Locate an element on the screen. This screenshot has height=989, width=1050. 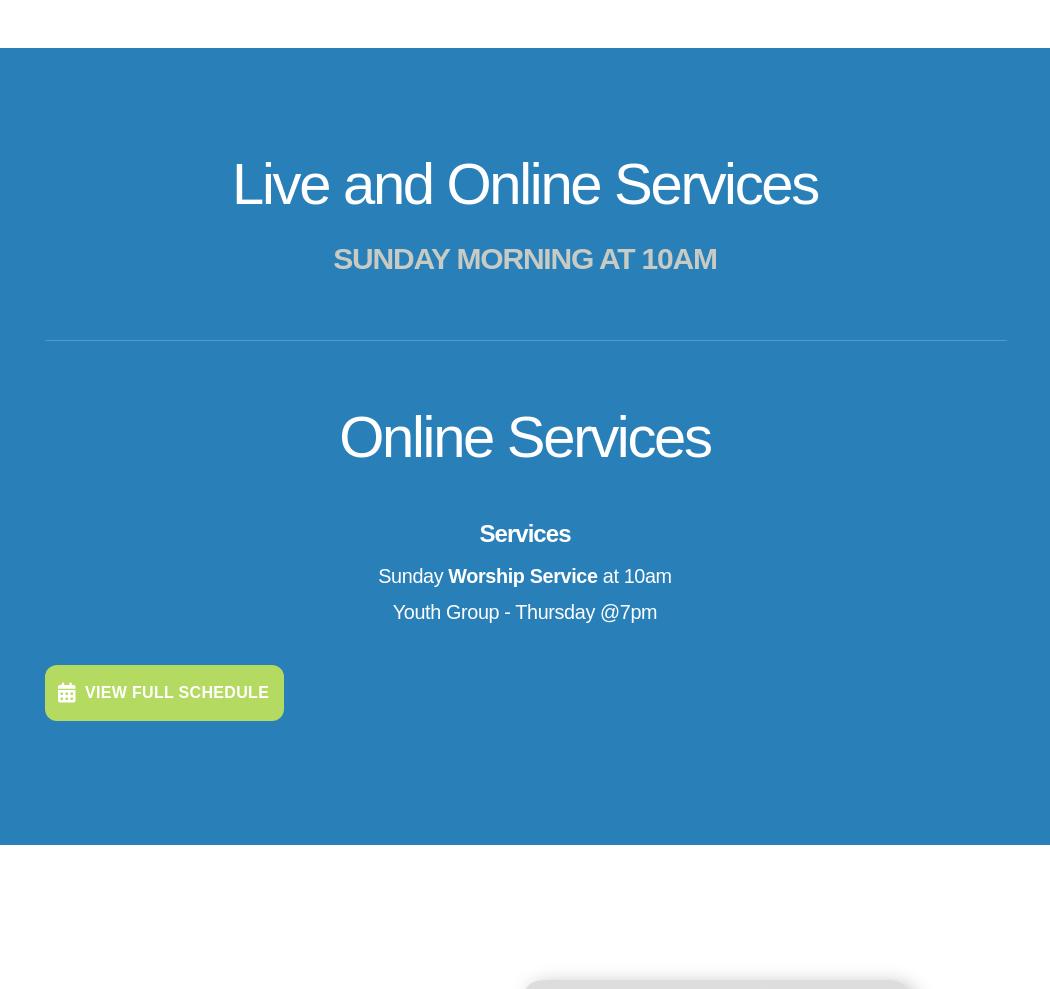
'10am' is located at coordinates (276, 901).